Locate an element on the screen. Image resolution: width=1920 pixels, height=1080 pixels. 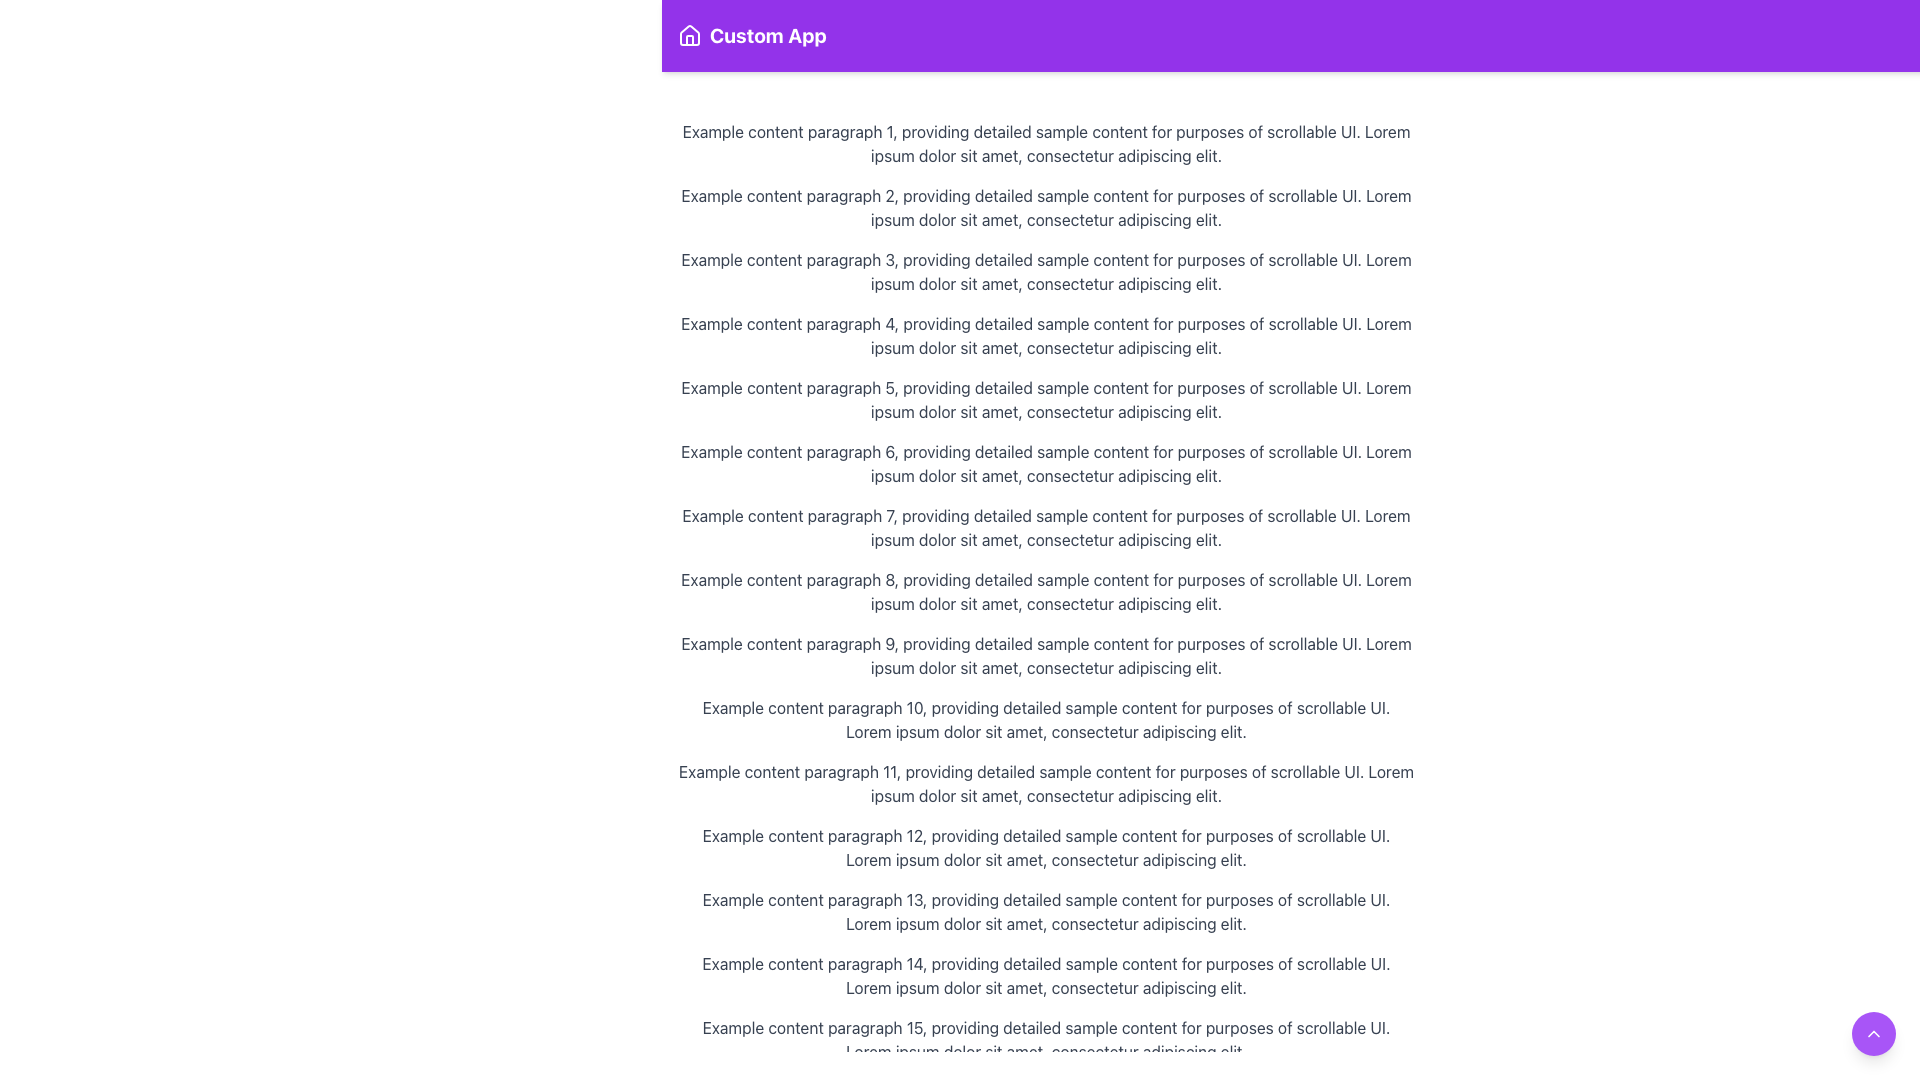
static content of the 14th paragraph displayed in the scrollable interface is located at coordinates (1045, 974).